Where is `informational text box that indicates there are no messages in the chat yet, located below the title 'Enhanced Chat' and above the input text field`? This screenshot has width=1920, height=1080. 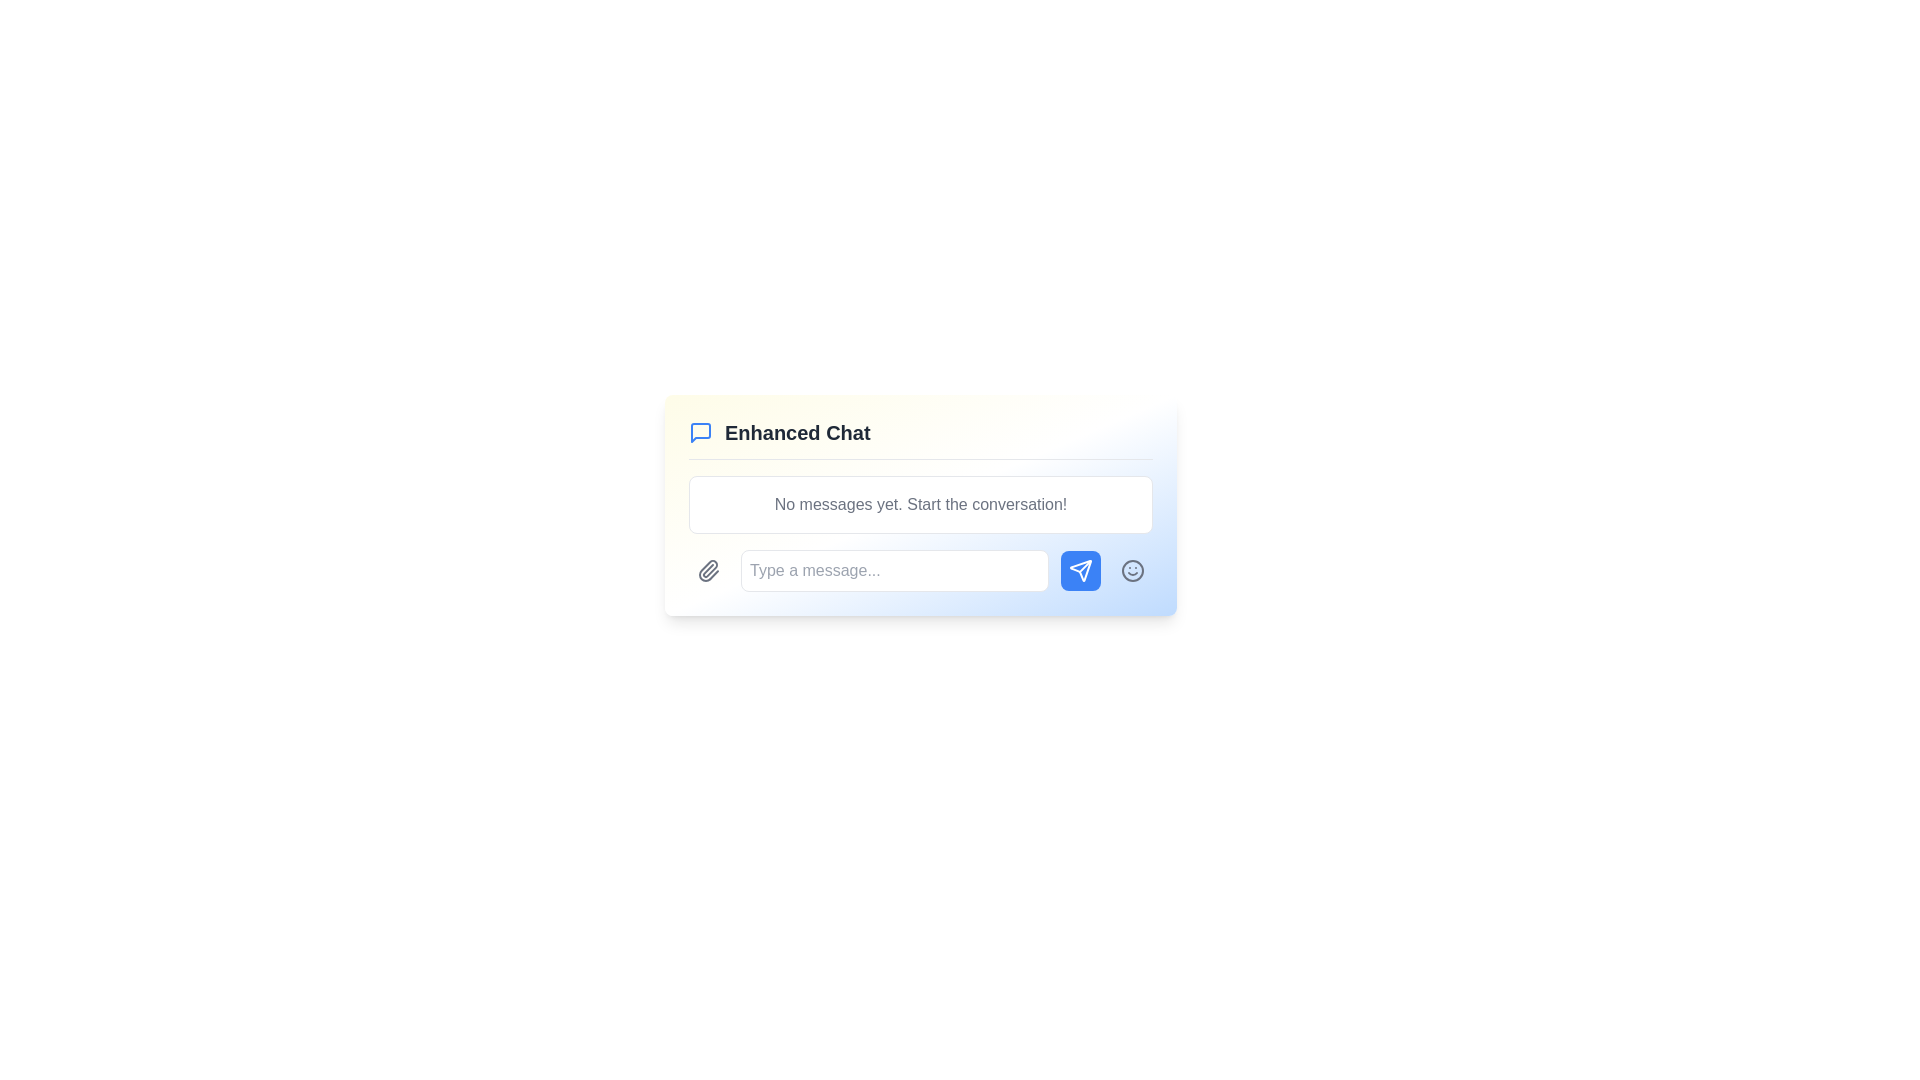
informational text box that indicates there are no messages in the chat yet, located below the title 'Enhanced Chat' and above the input text field is located at coordinates (920, 504).